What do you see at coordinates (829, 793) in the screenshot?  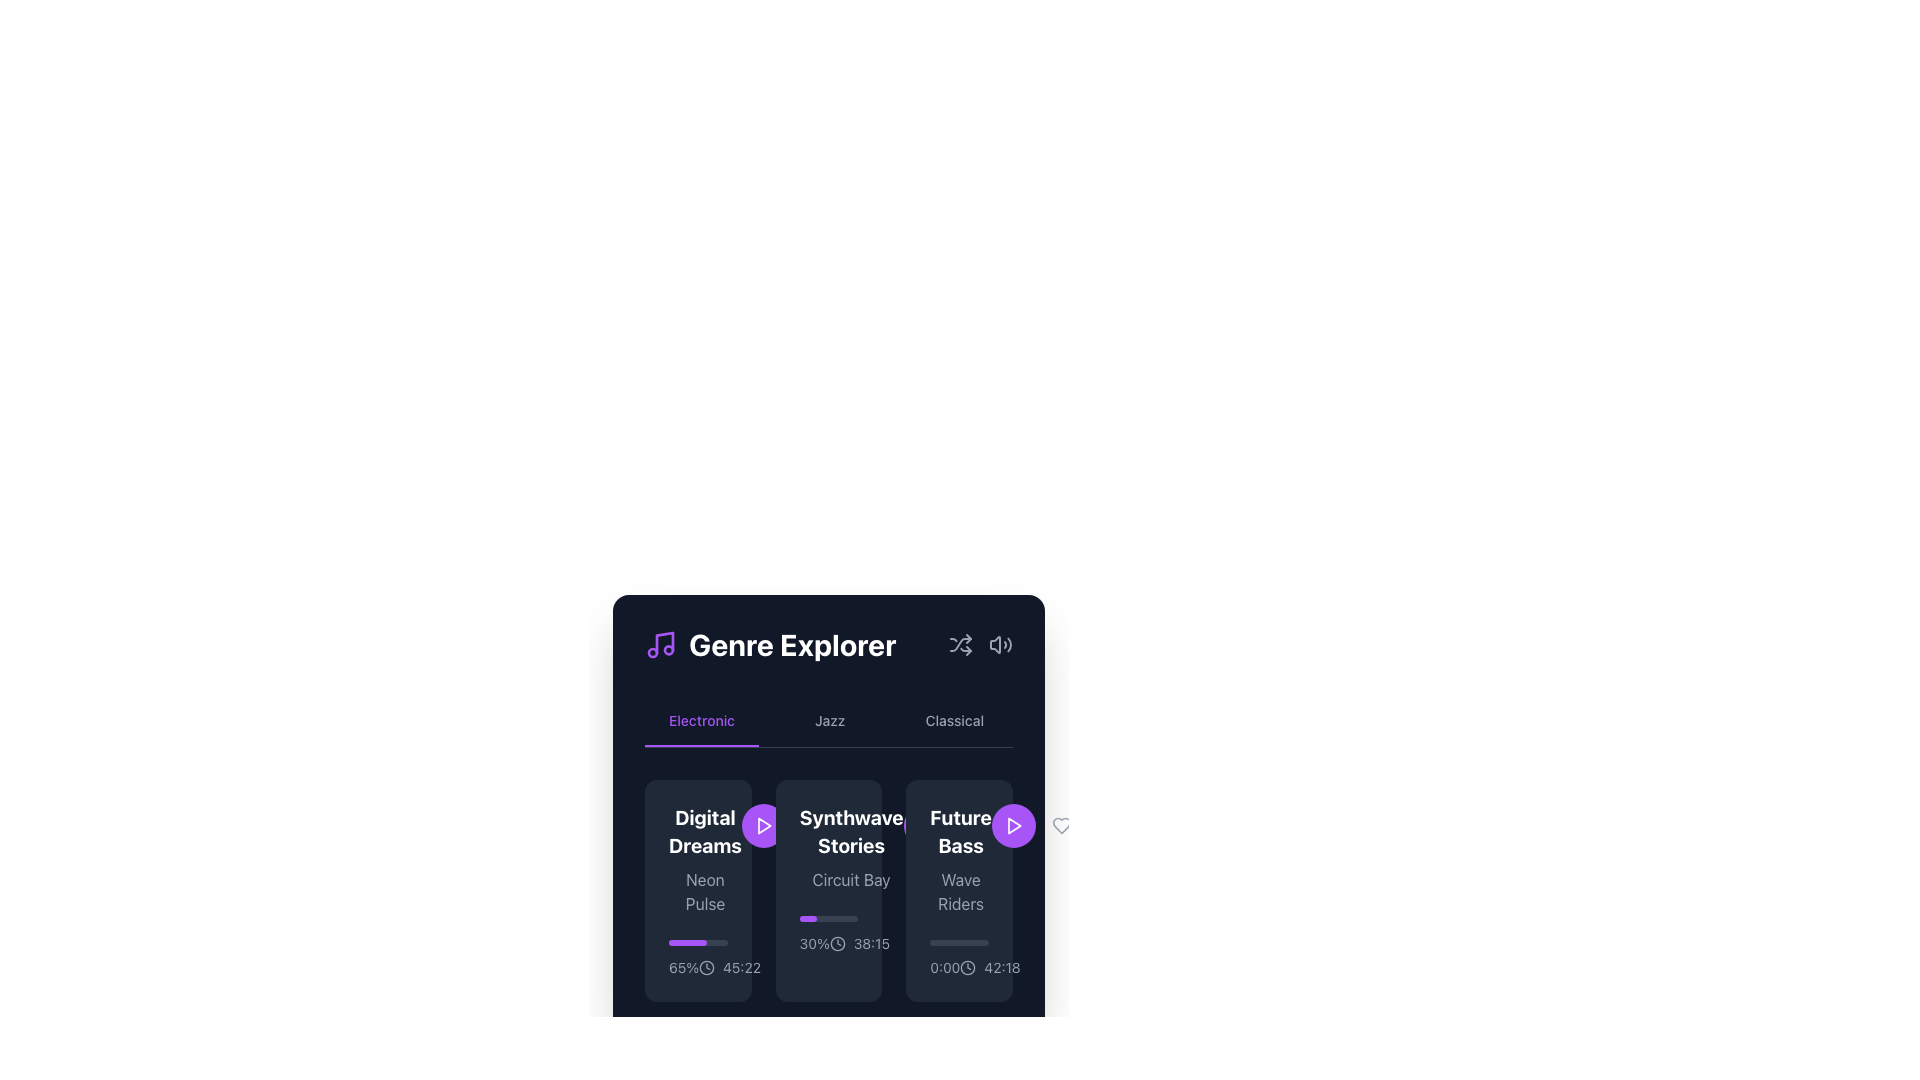 I see `the Interactive card representing the 'Electronic' genre in the Genre Explorer section` at bounding box center [829, 793].